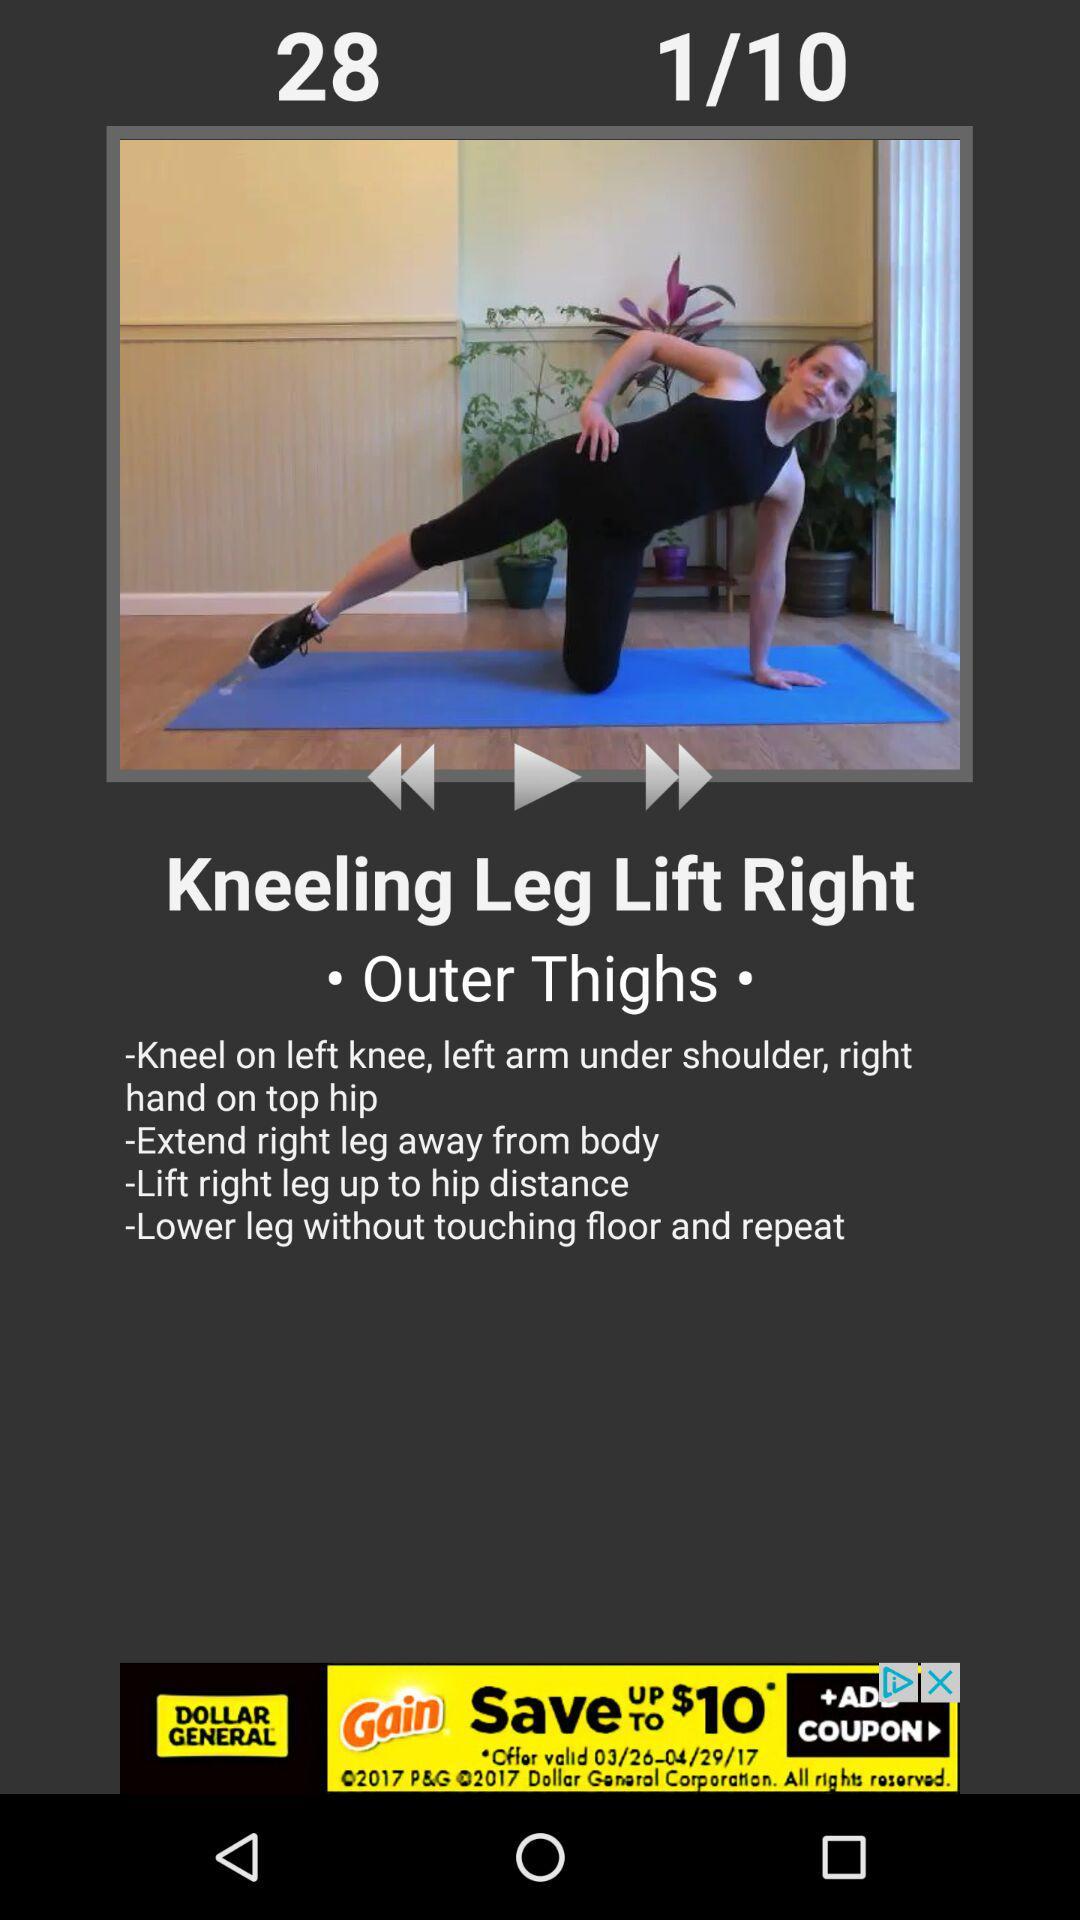 The image size is (1080, 1920). What do you see at coordinates (540, 1727) in the screenshot?
I see `open gain advertisement` at bounding box center [540, 1727].